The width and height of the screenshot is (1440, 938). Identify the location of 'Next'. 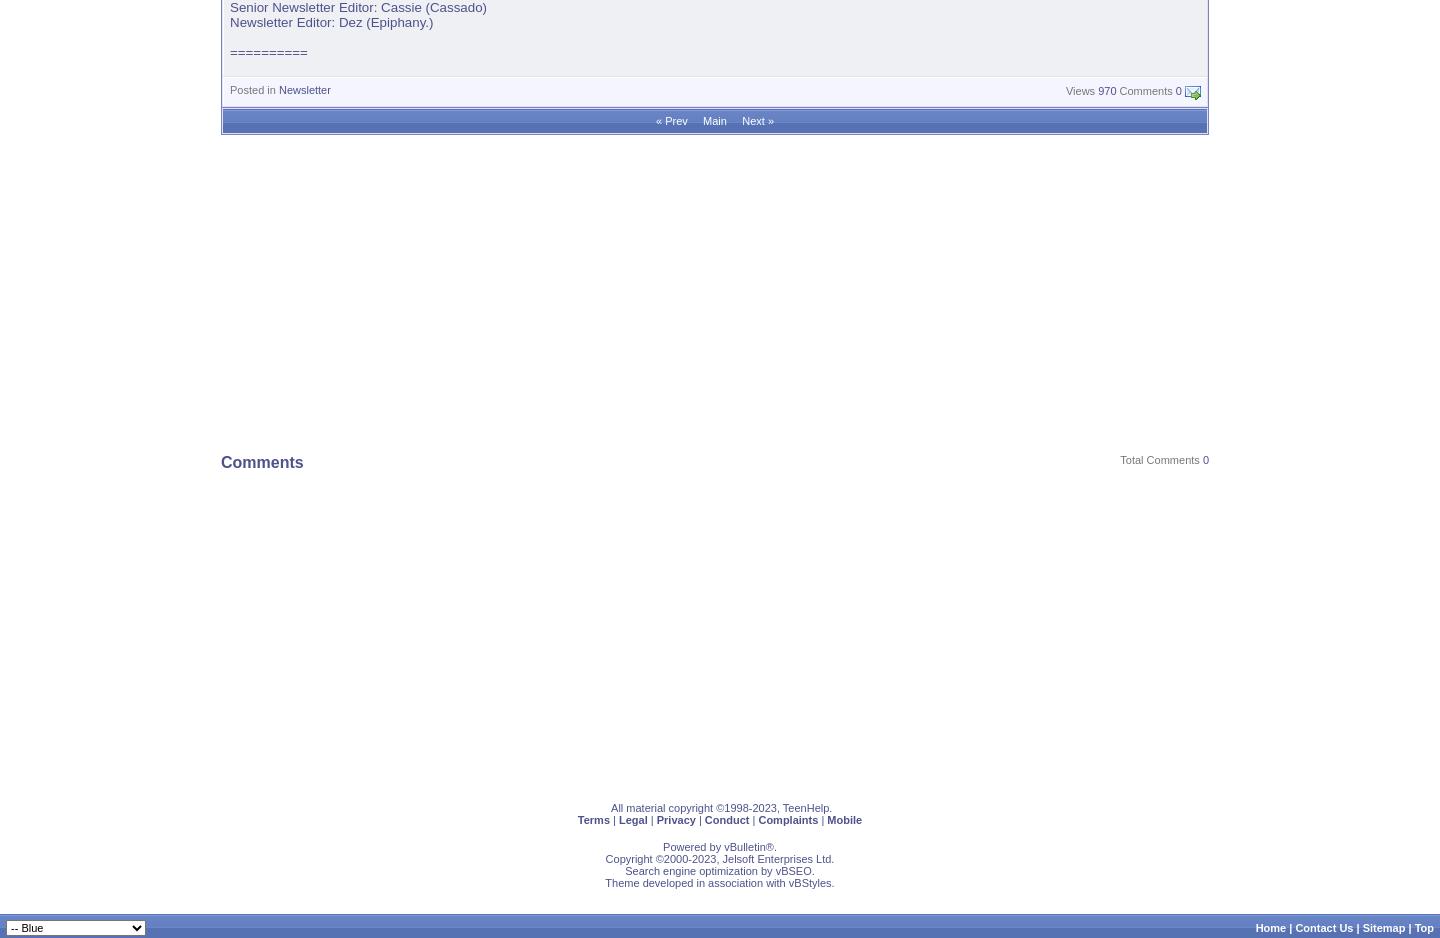
(751, 120).